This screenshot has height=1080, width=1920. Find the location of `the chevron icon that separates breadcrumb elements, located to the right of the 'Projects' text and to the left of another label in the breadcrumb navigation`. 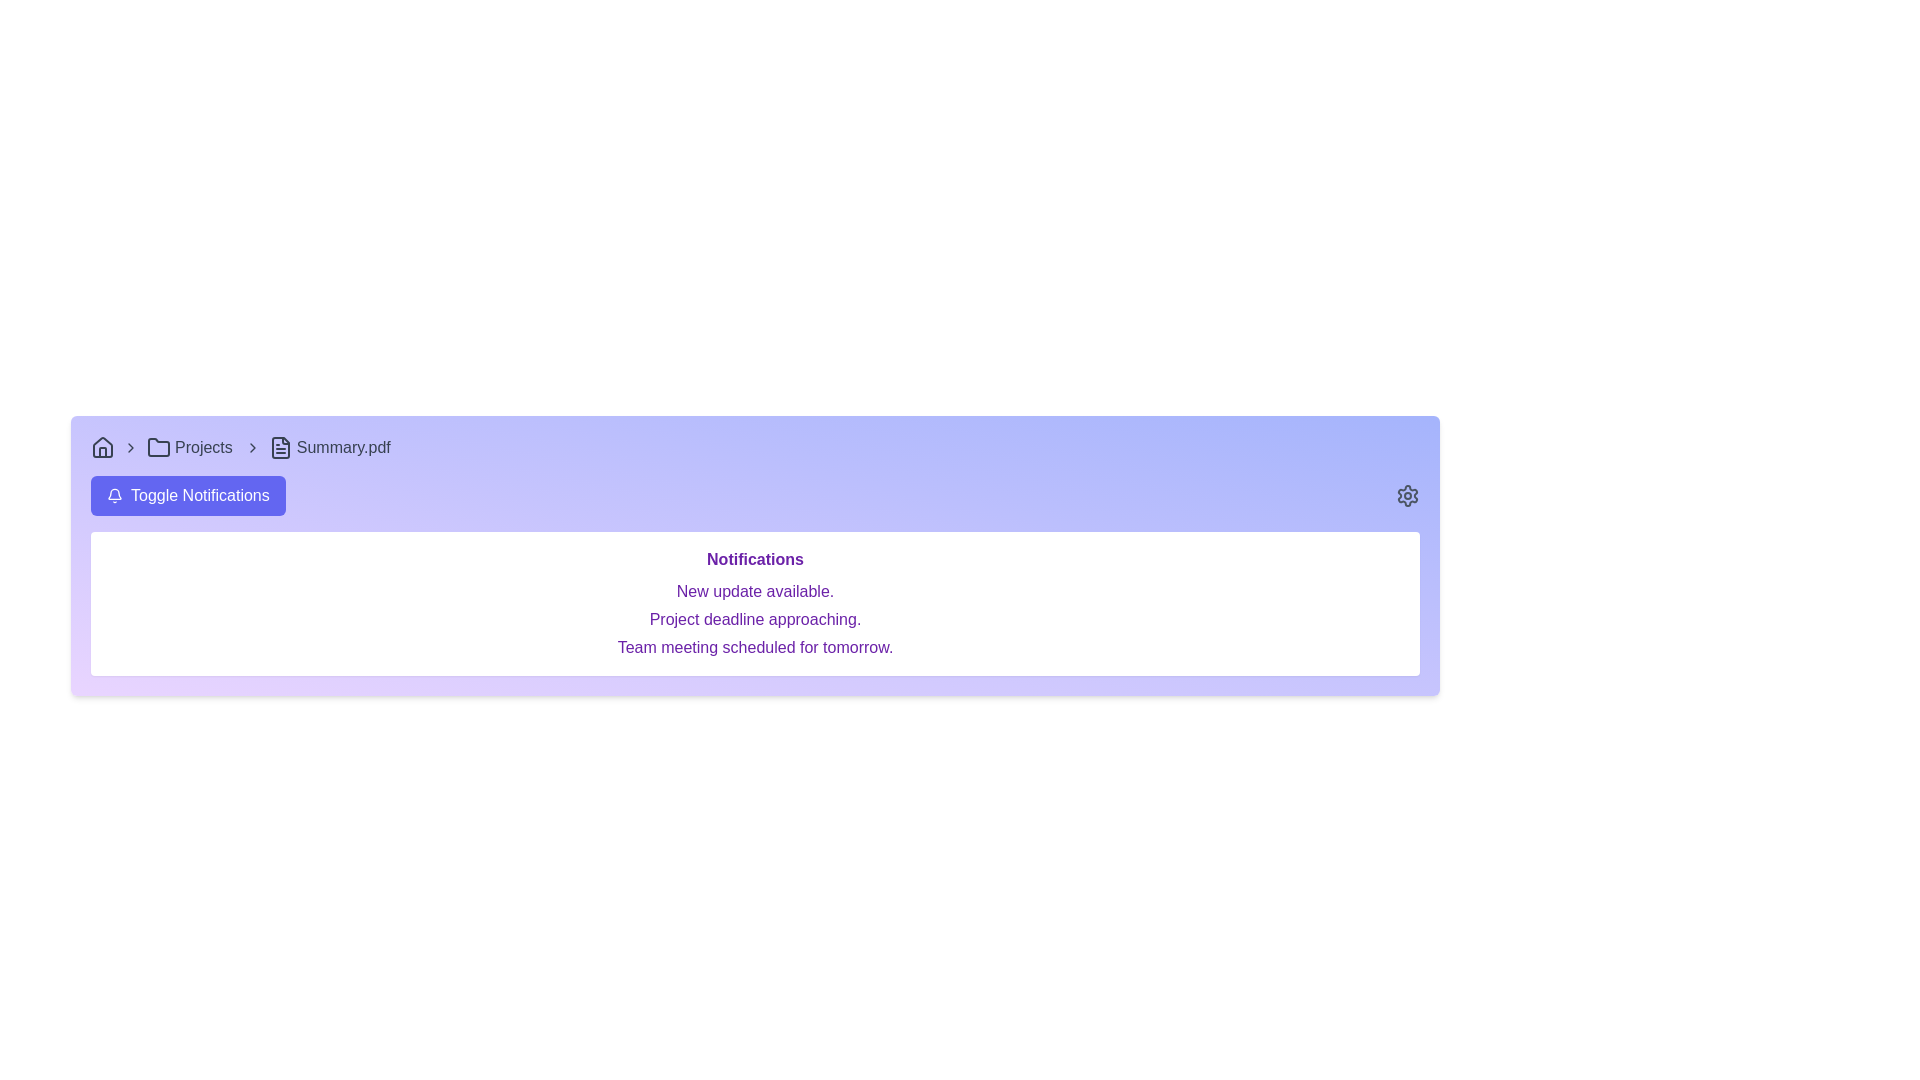

the chevron icon that separates breadcrumb elements, located to the right of the 'Projects' text and to the left of another label in the breadcrumb navigation is located at coordinates (251, 446).